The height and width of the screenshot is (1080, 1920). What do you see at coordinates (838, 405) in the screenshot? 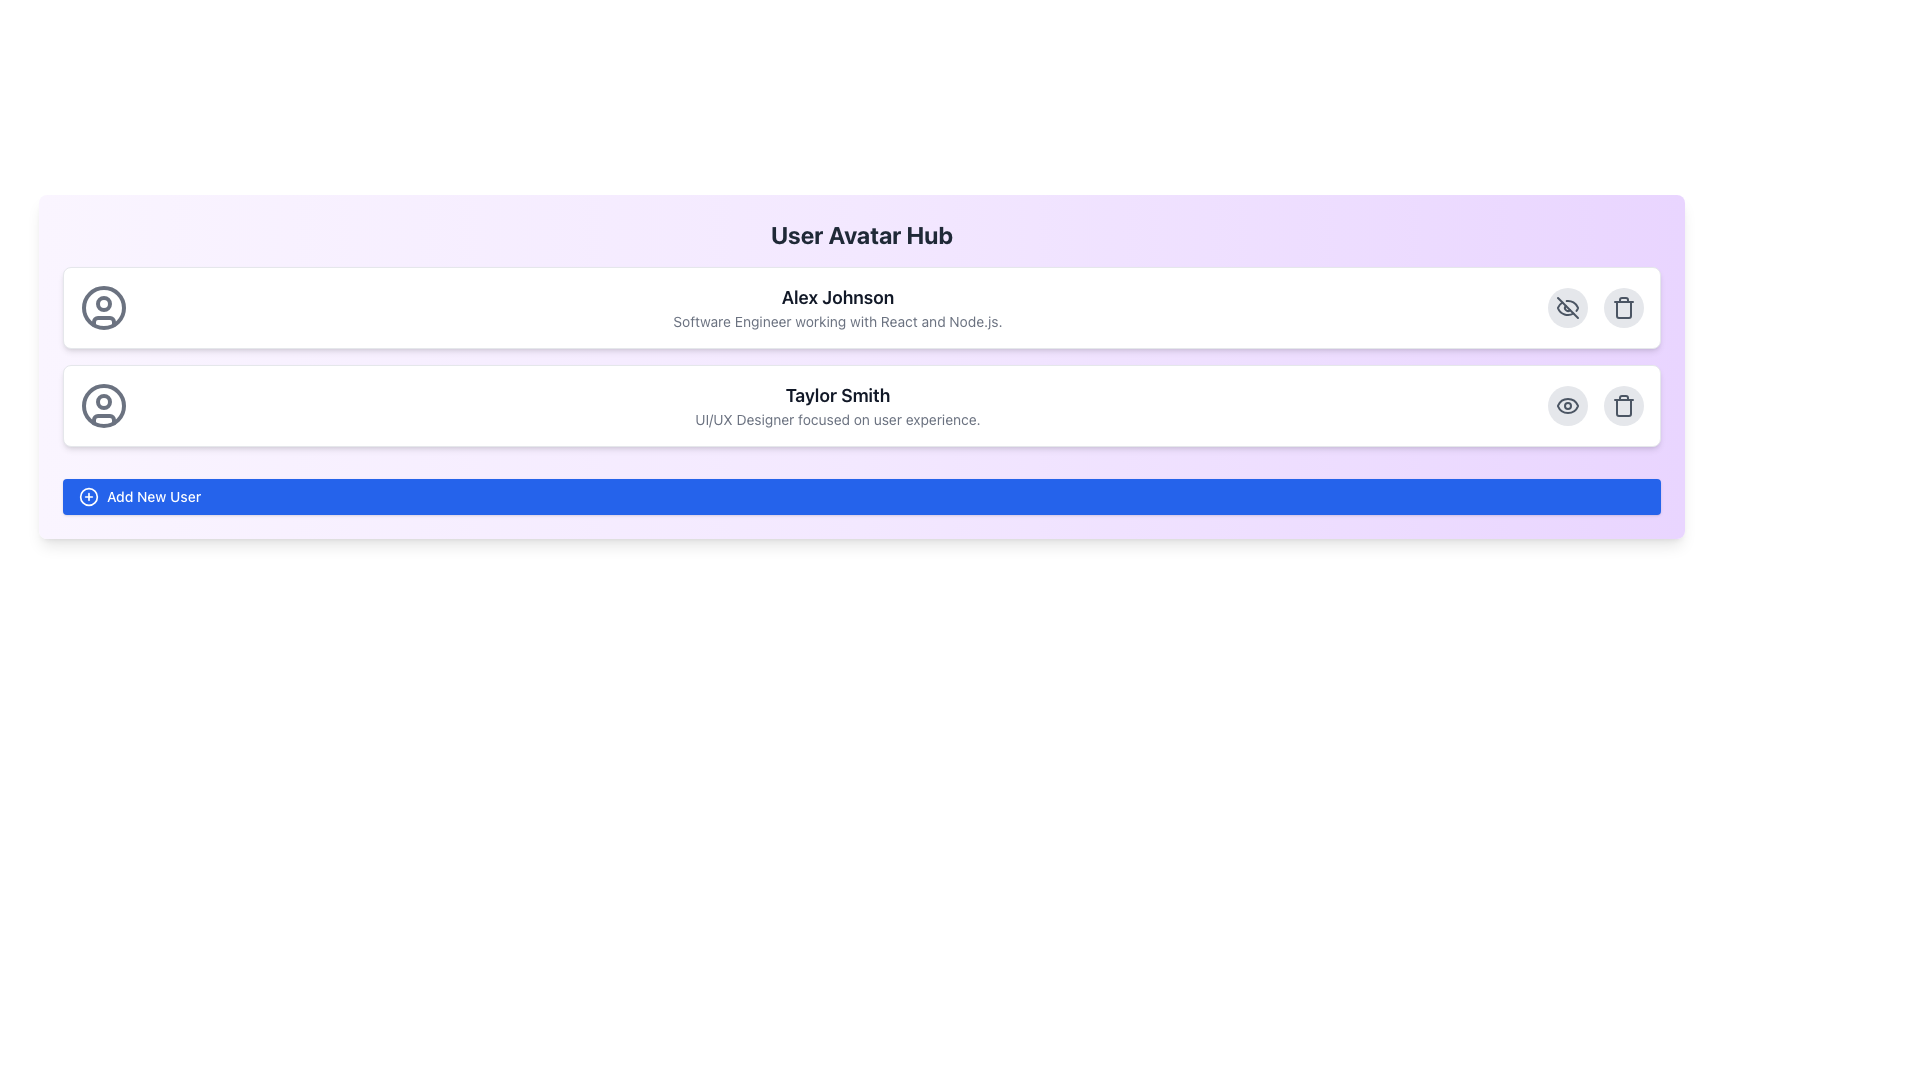
I see `the Text Display Section that shows 'Taylor Smith' in bold, large, dark gray font, with the caption 'UI/UX Designer focused on user experience.' This section is located within a white, rounded rectangle and is the main text block in the second row of user entries` at bounding box center [838, 405].